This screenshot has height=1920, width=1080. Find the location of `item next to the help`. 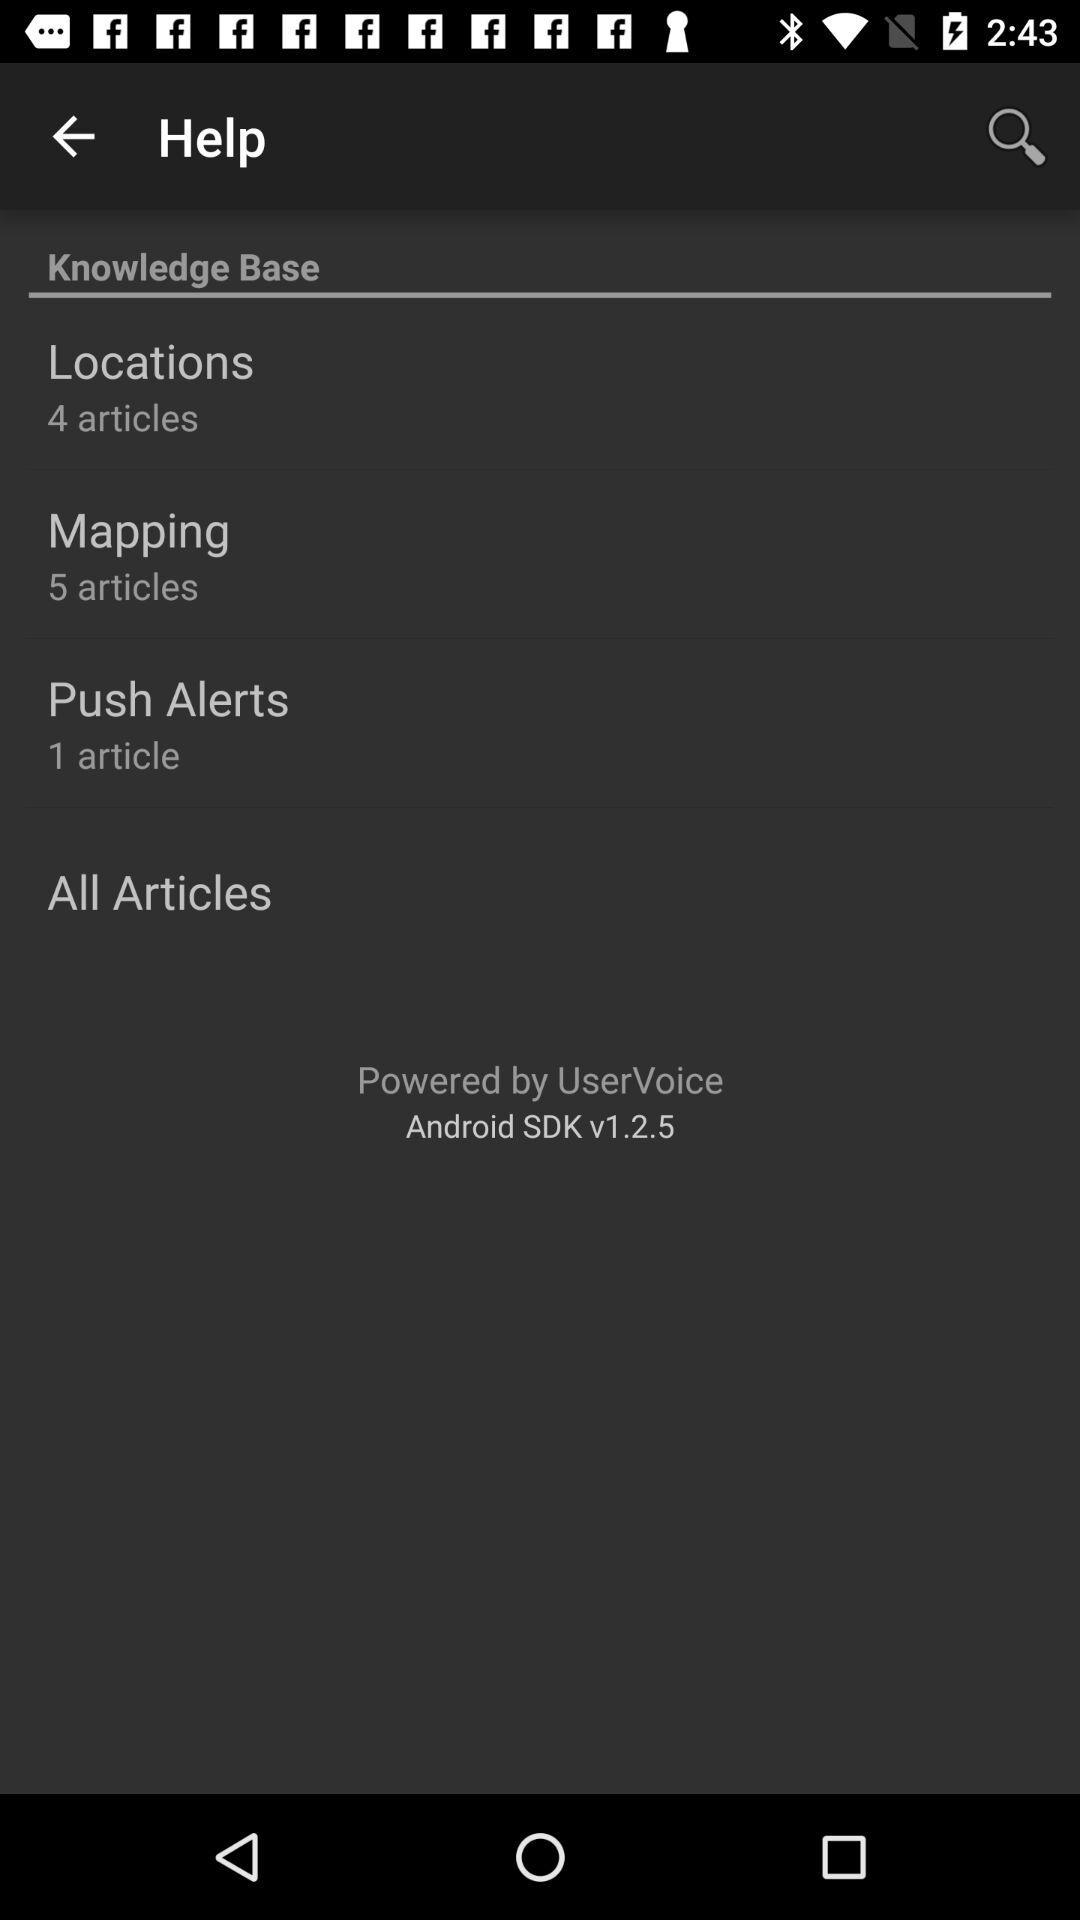

item next to the help is located at coordinates (72, 135).